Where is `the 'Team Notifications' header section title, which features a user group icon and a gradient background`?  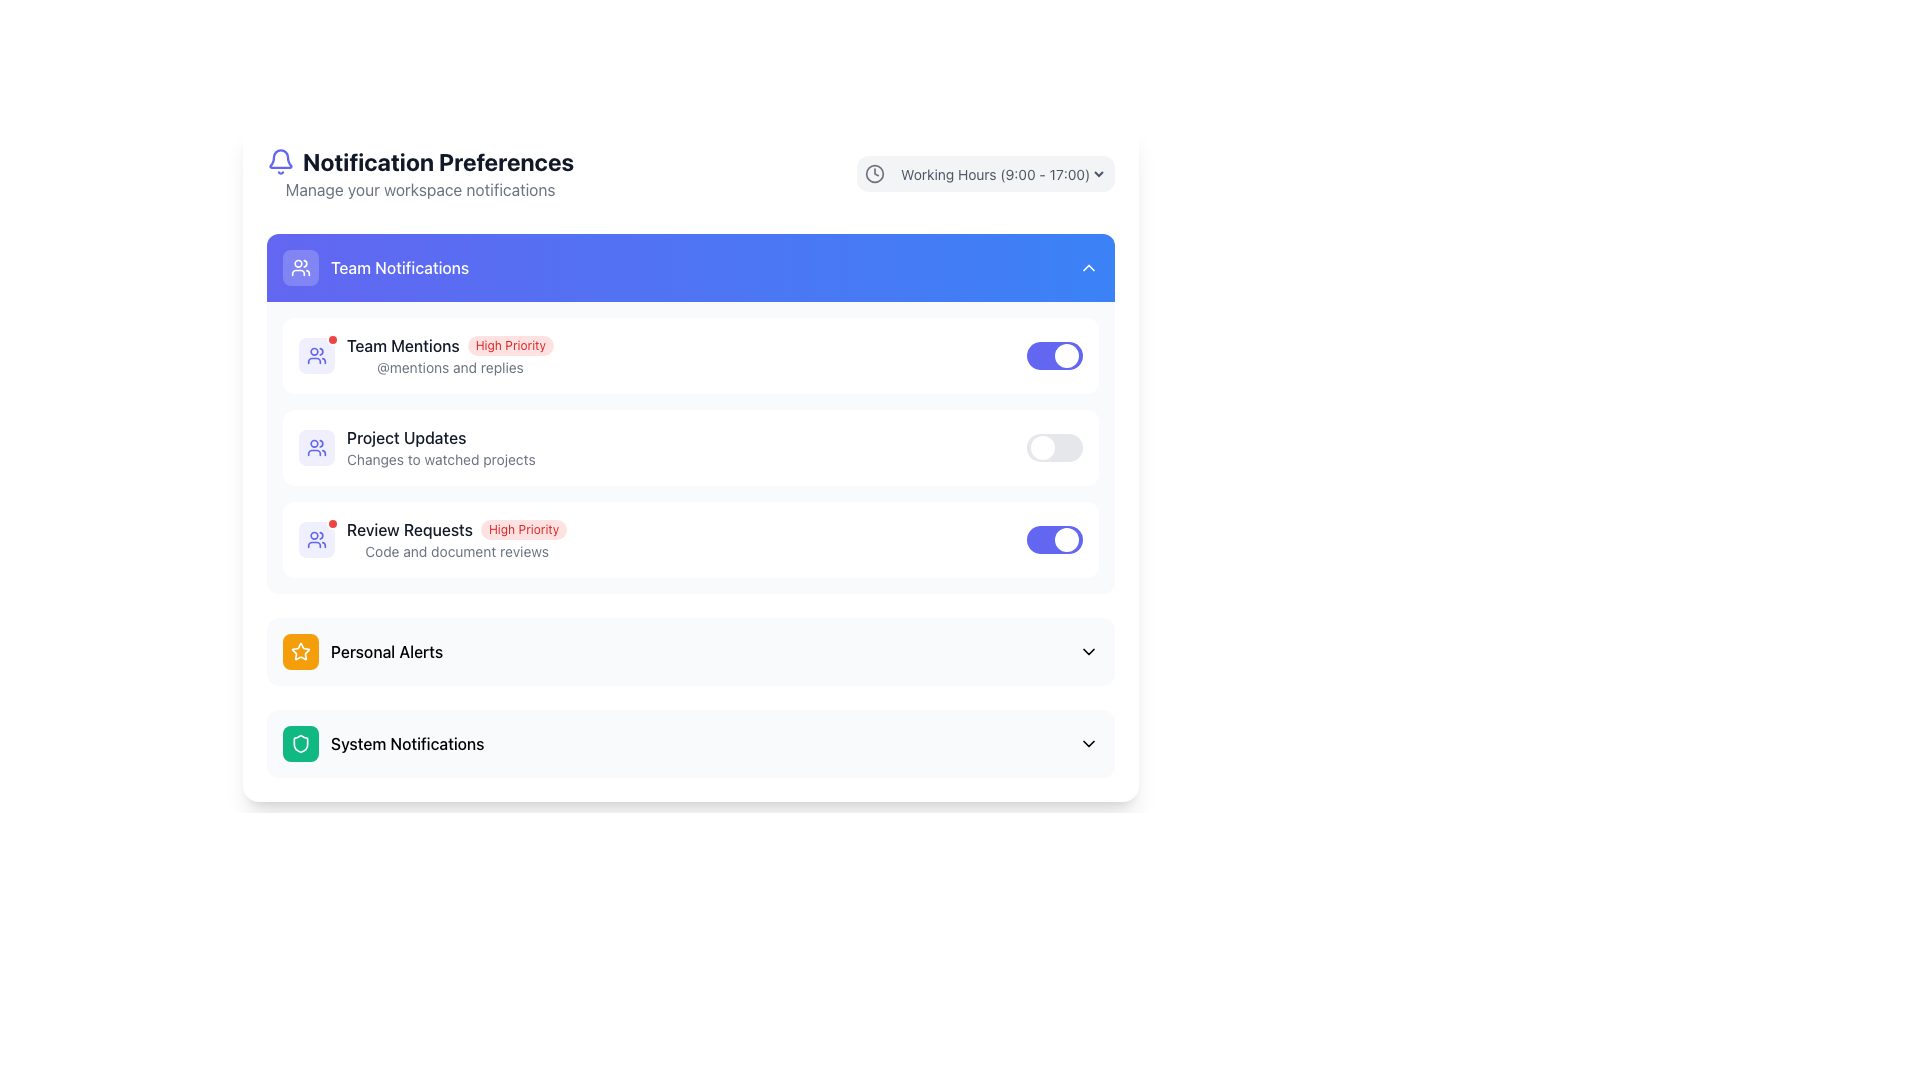
the 'Team Notifications' header section title, which features a user group icon and a gradient background is located at coordinates (376, 266).